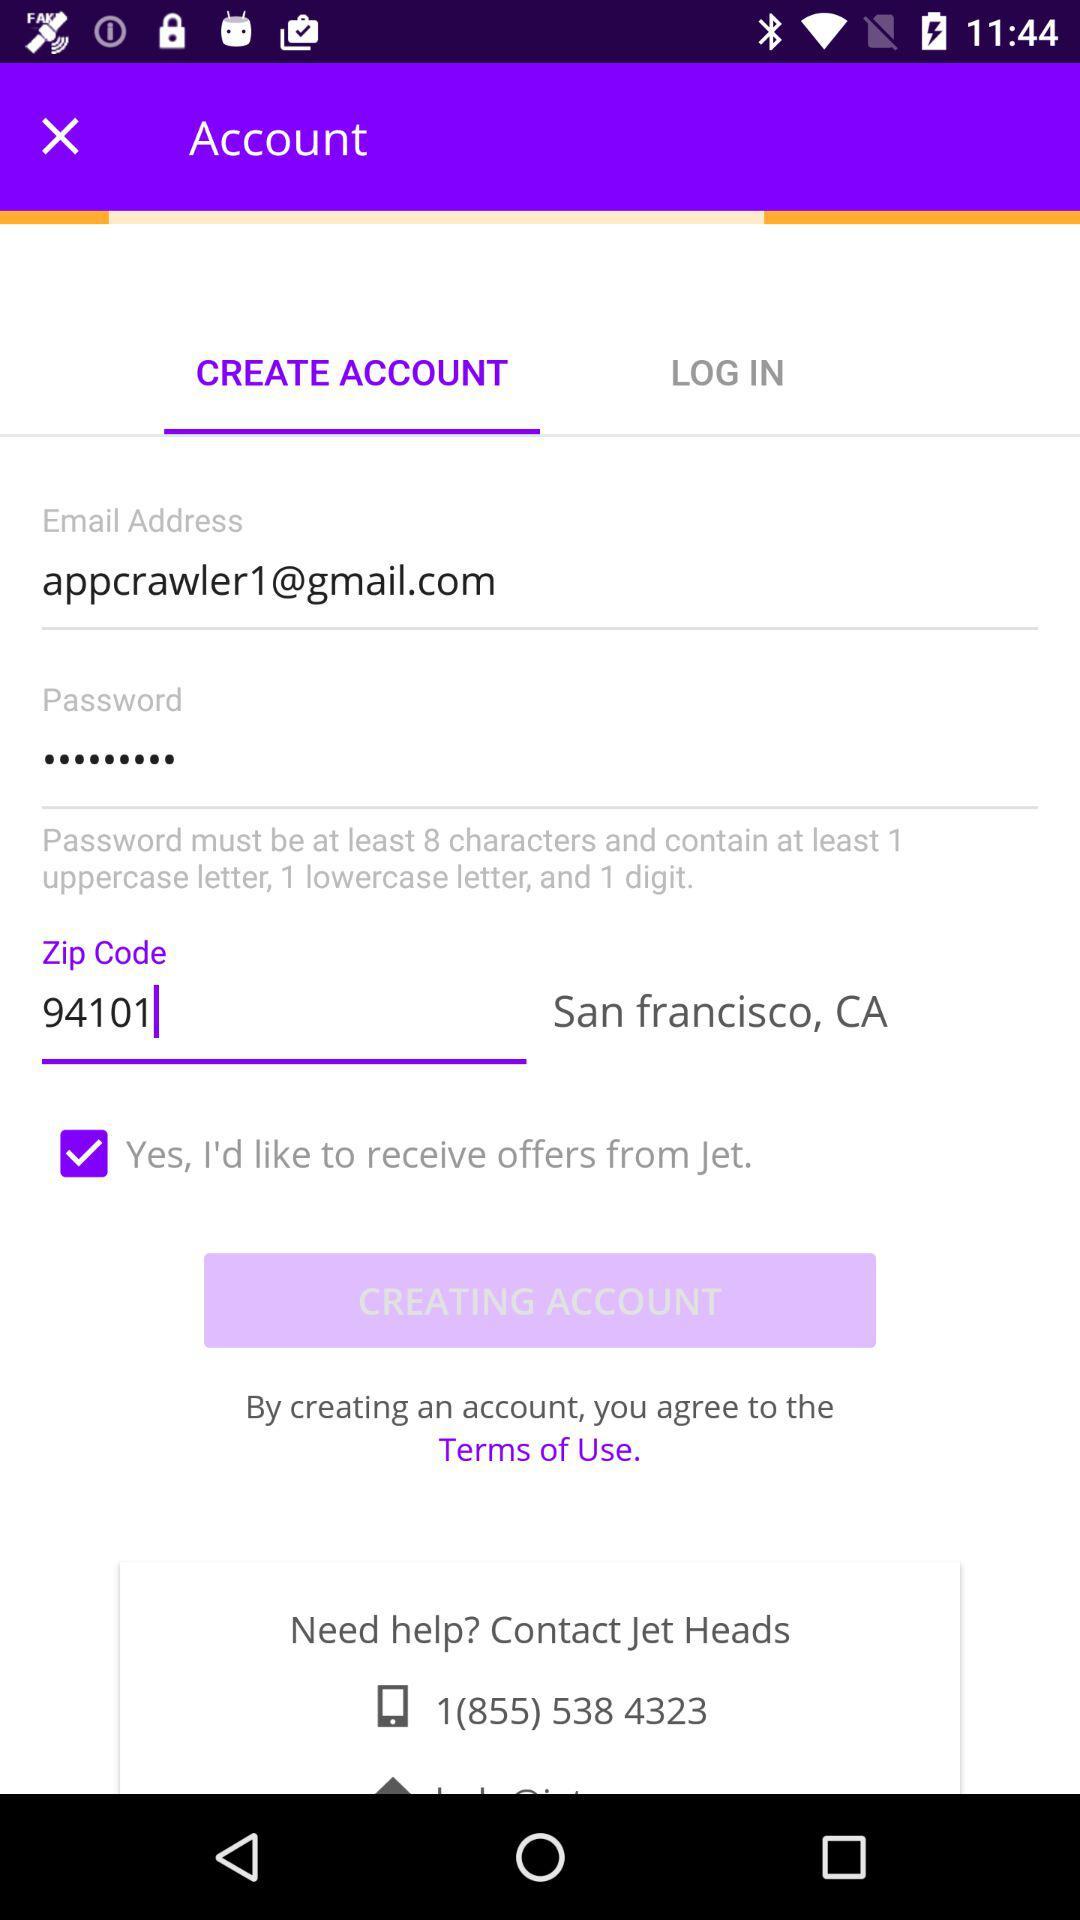 This screenshot has width=1080, height=1920. Describe the element at coordinates (540, 1448) in the screenshot. I see `terms of use. item` at that location.